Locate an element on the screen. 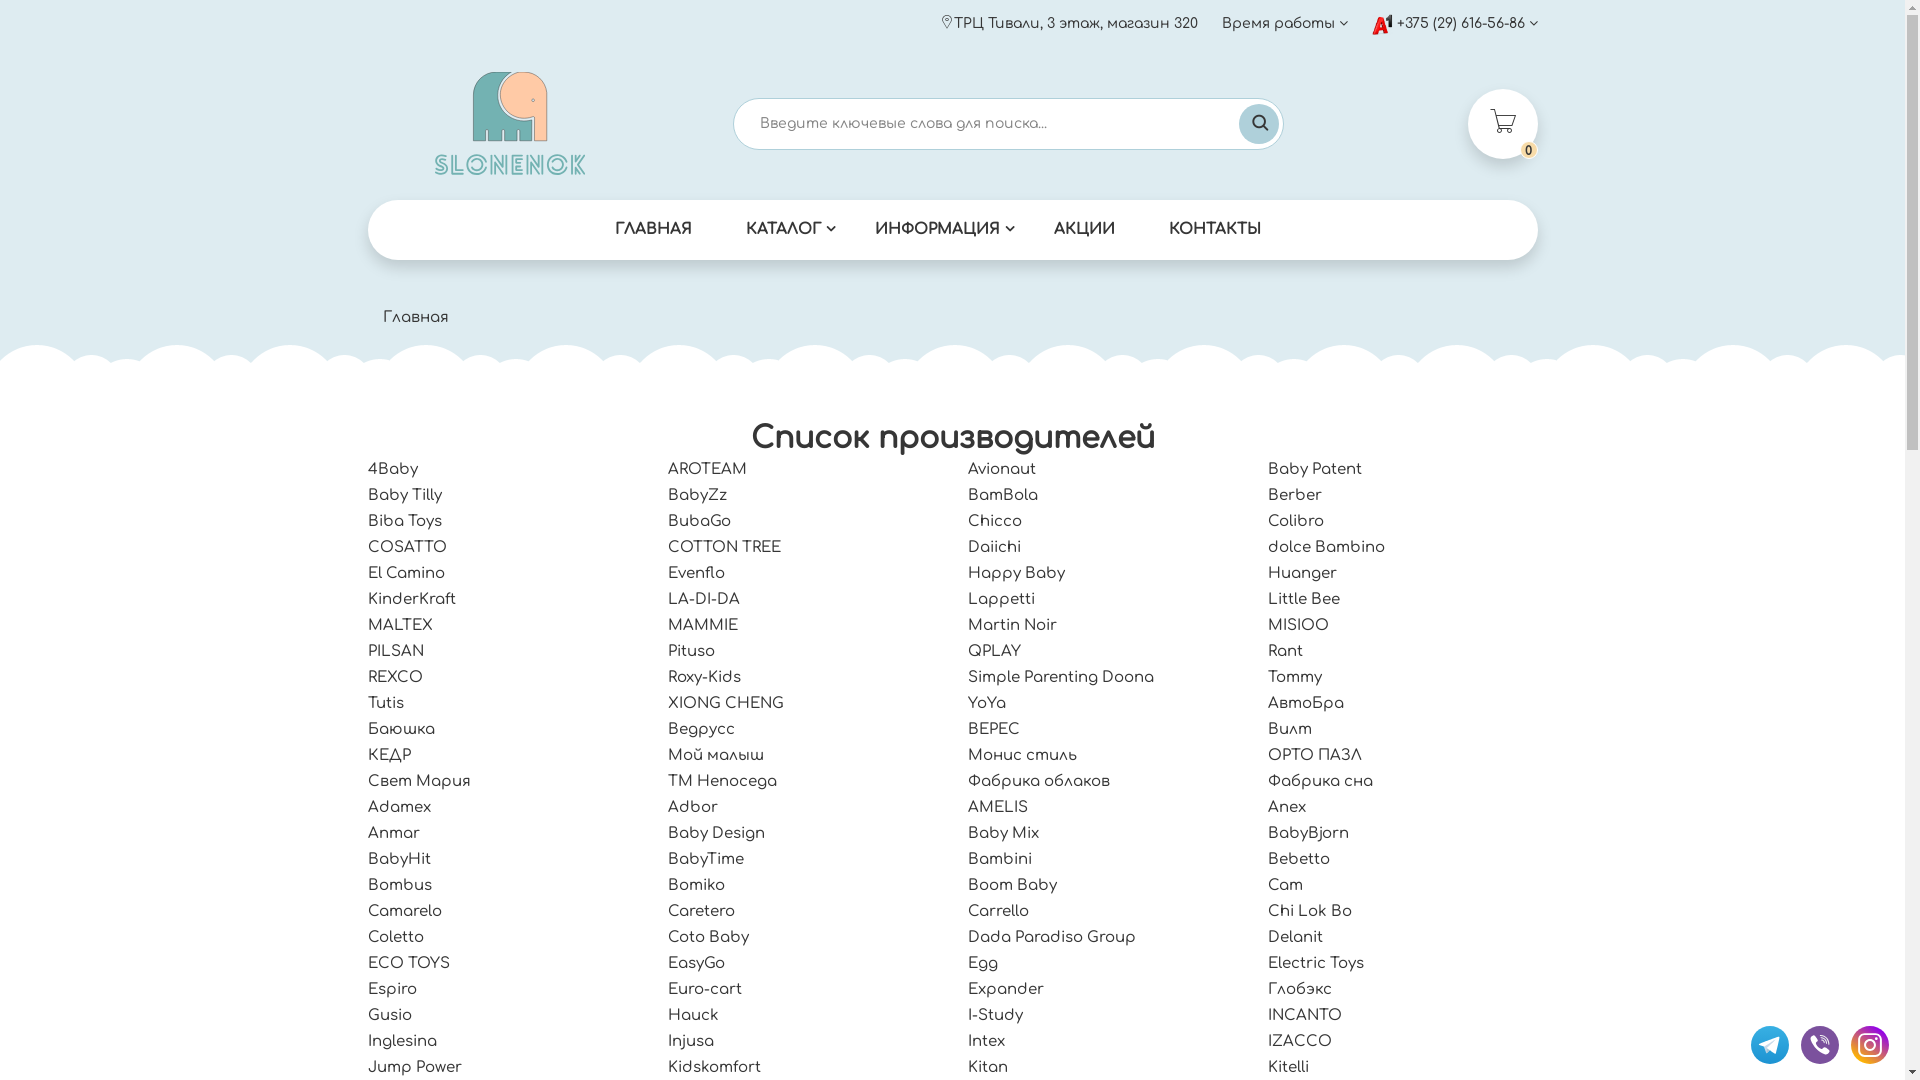  'Bambini' is located at coordinates (999, 858).